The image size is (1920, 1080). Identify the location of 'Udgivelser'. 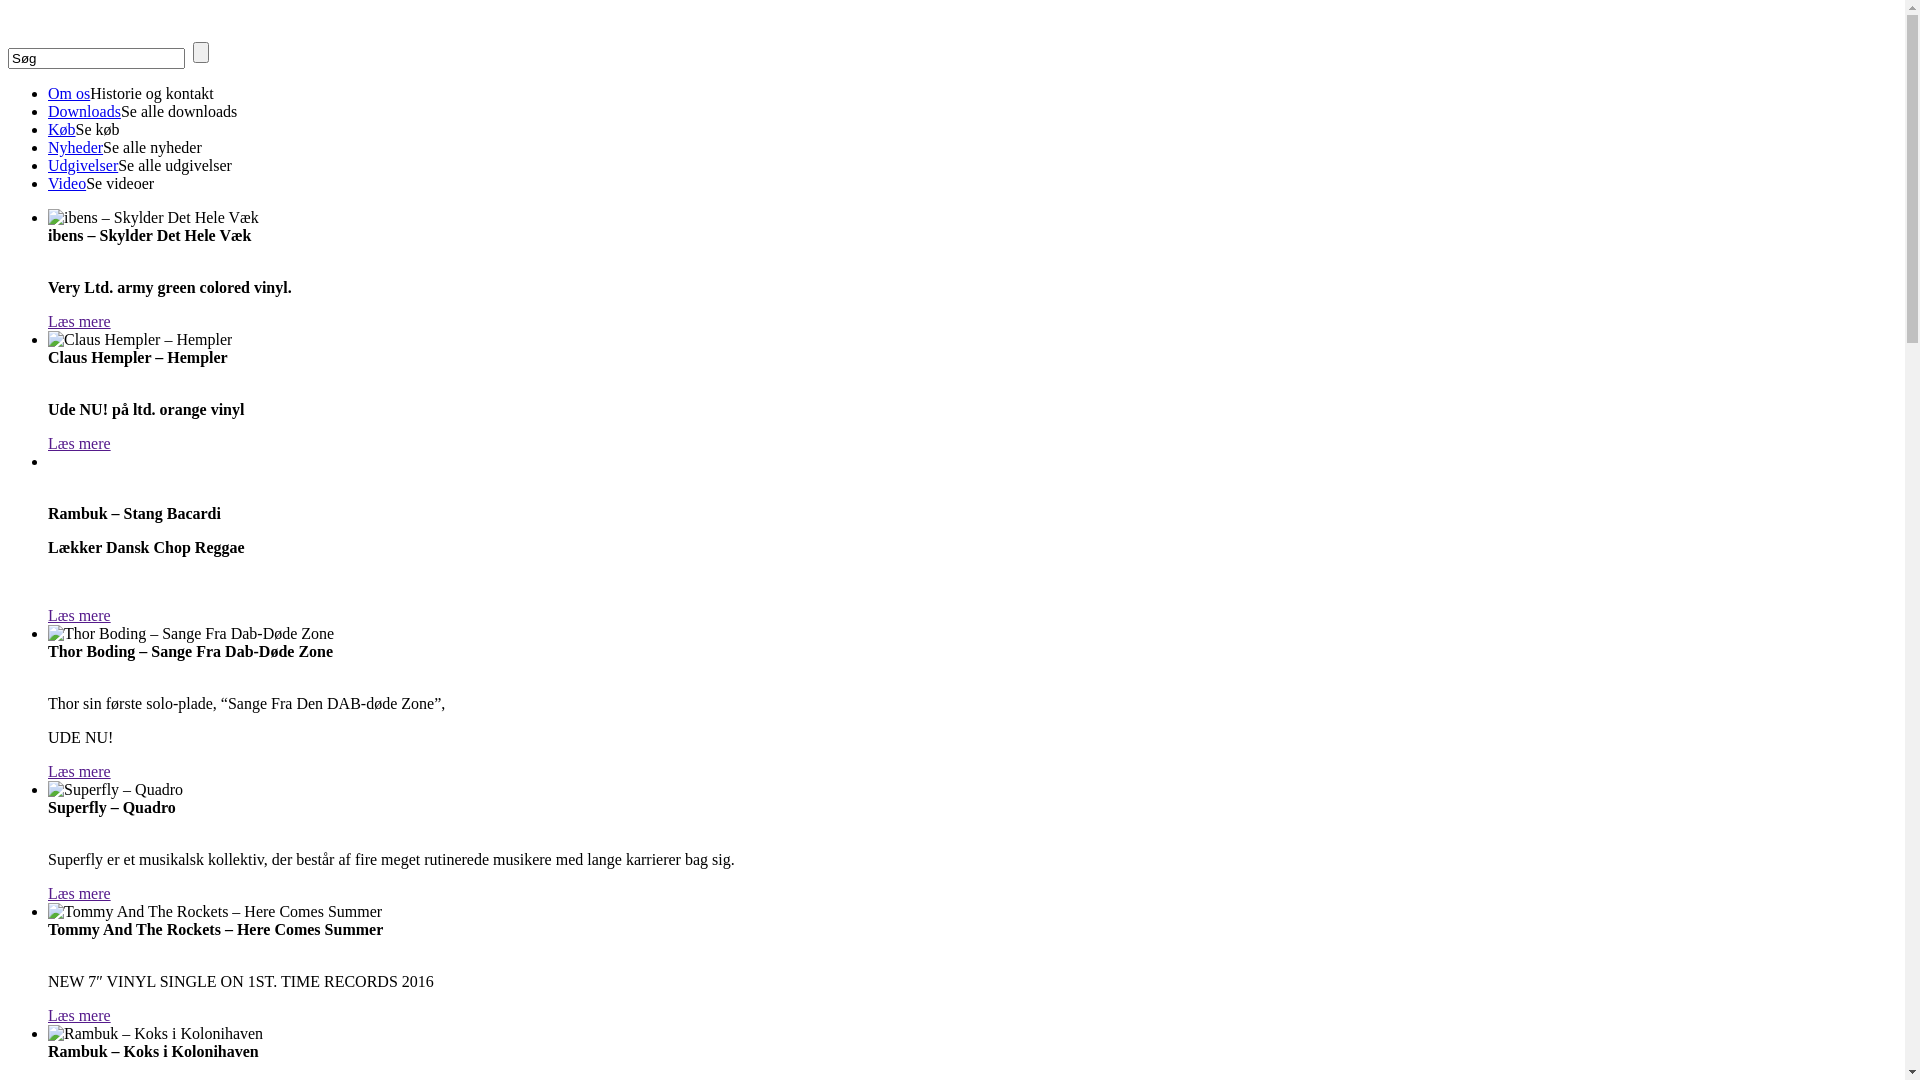
(48, 164).